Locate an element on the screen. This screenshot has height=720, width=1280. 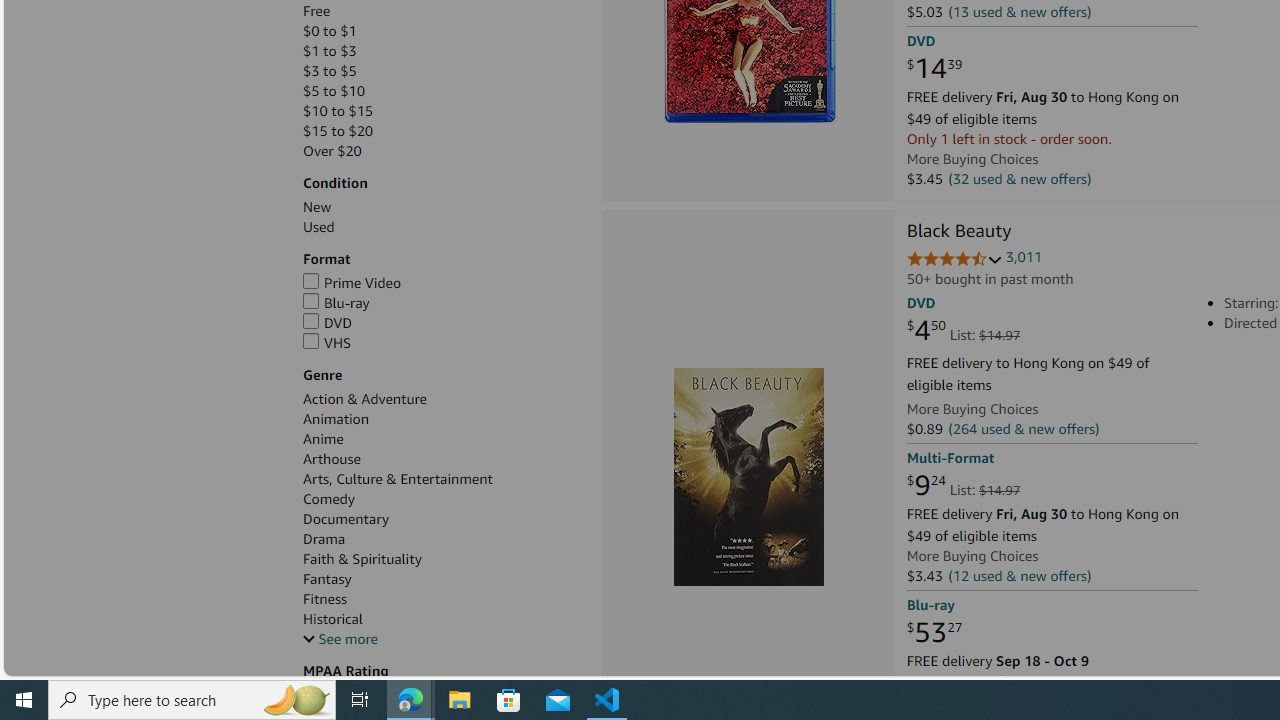
'Multi-Format' is located at coordinates (949, 458).